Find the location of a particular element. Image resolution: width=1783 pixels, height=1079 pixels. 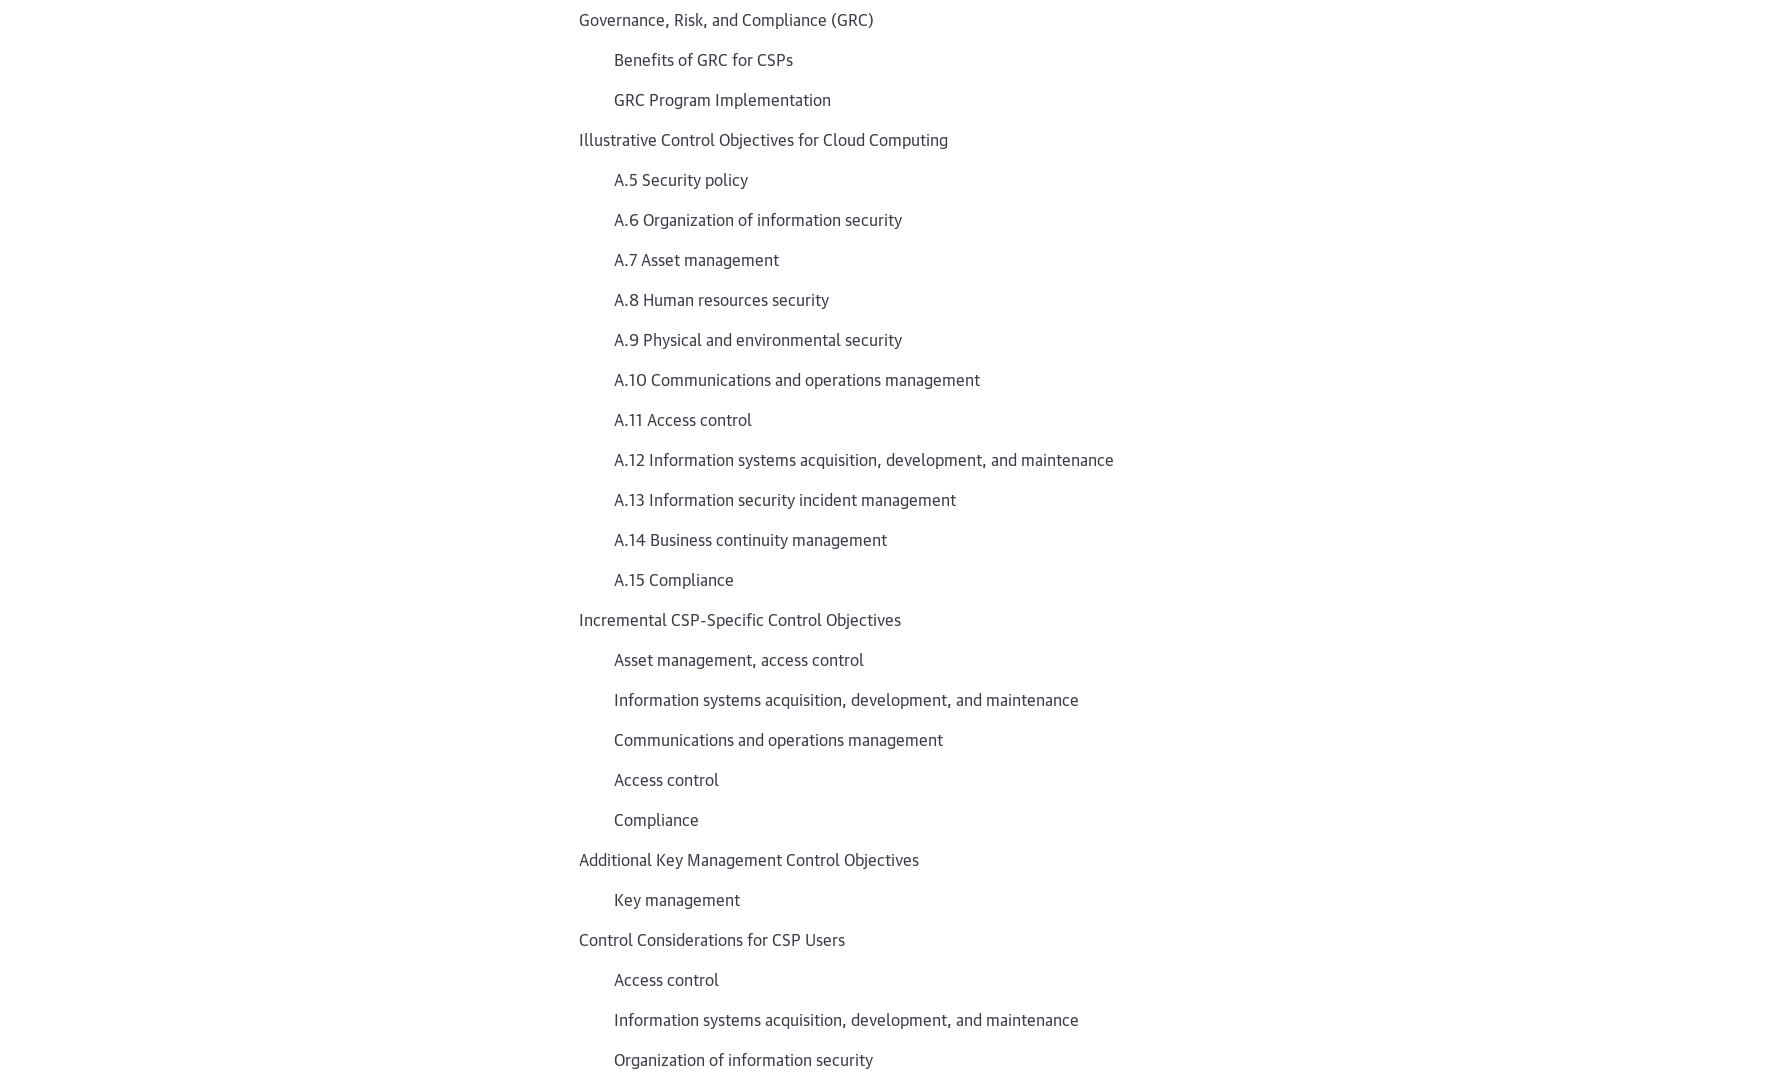

'A.9 Physical and environmental security' is located at coordinates (756, 338).